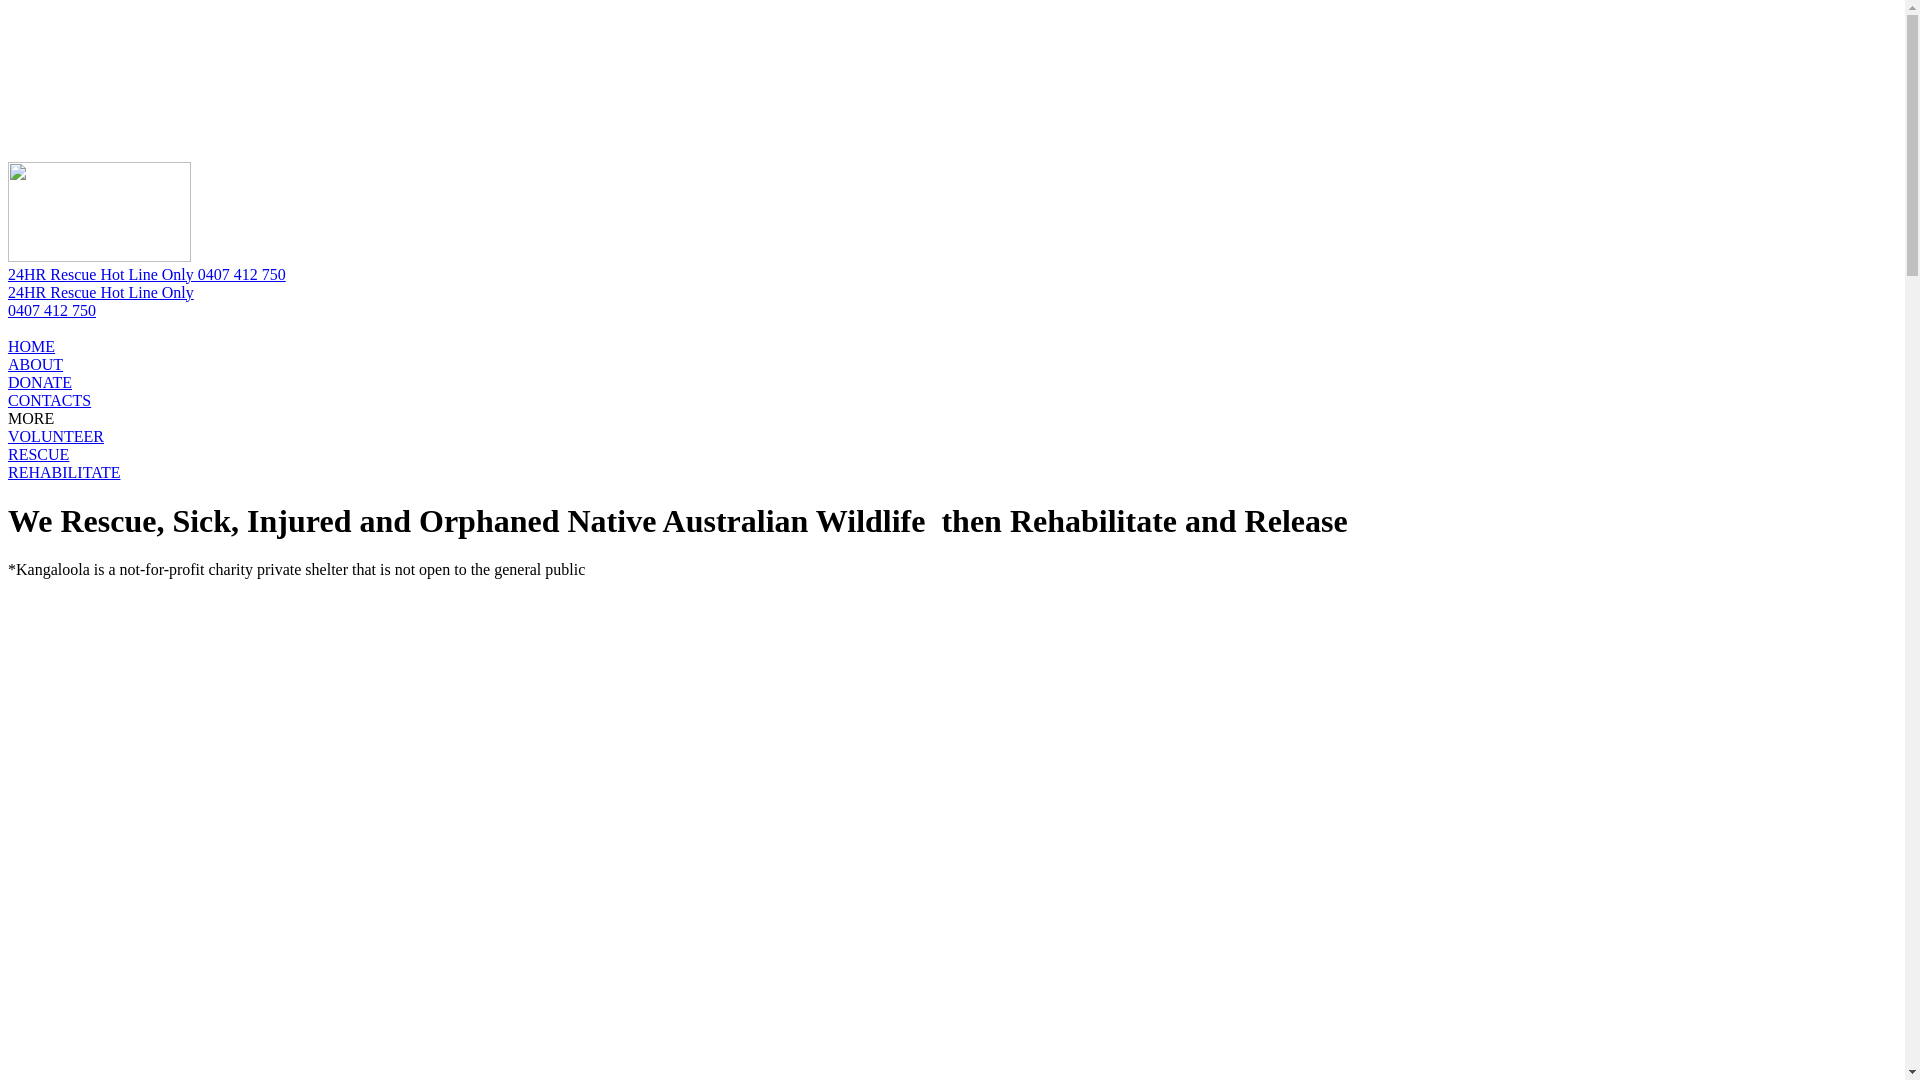 This screenshot has width=1920, height=1080. Describe the element at coordinates (49, 400) in the screenshot. I see `'CONTACTS'` at that location.